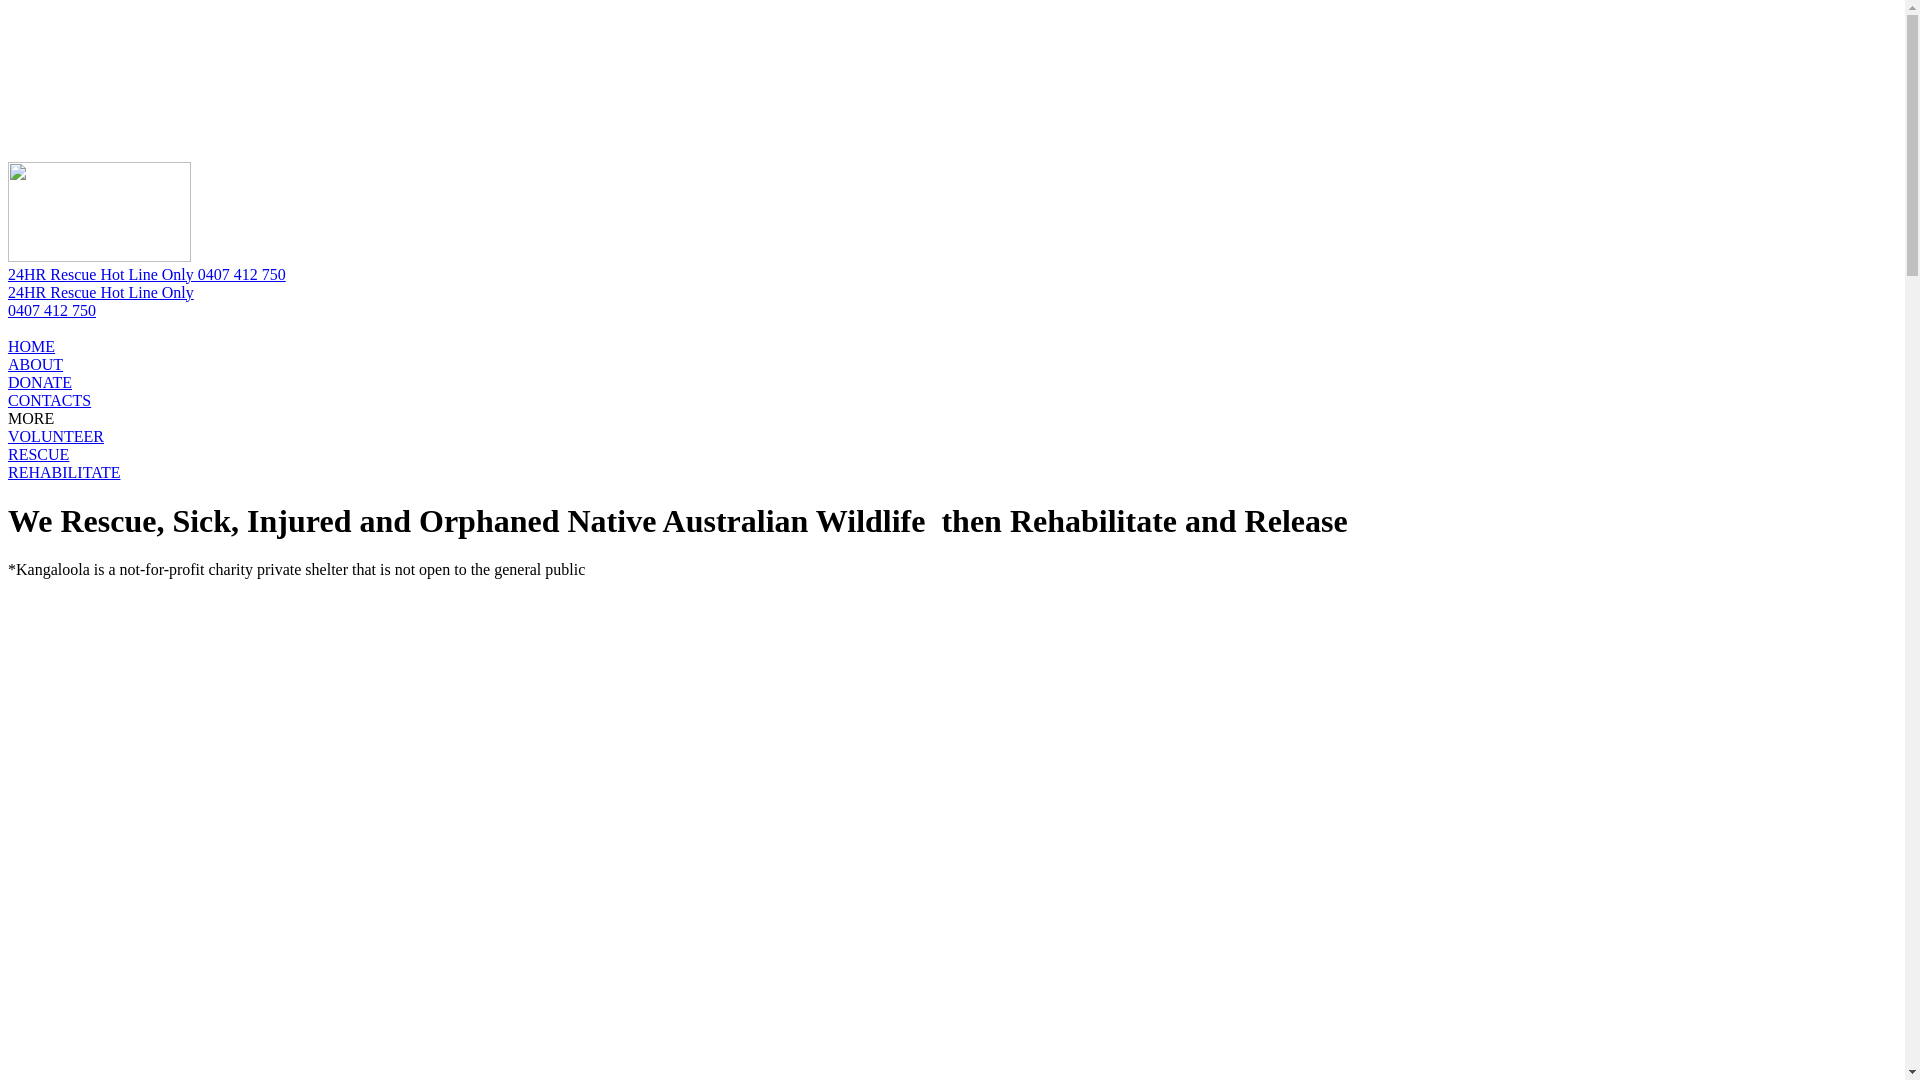 This screenshot has width=1920, height=1080. Describe the element at coordinates (49, 400) in the screenshot. I see `'CONTACTS'` at that location.